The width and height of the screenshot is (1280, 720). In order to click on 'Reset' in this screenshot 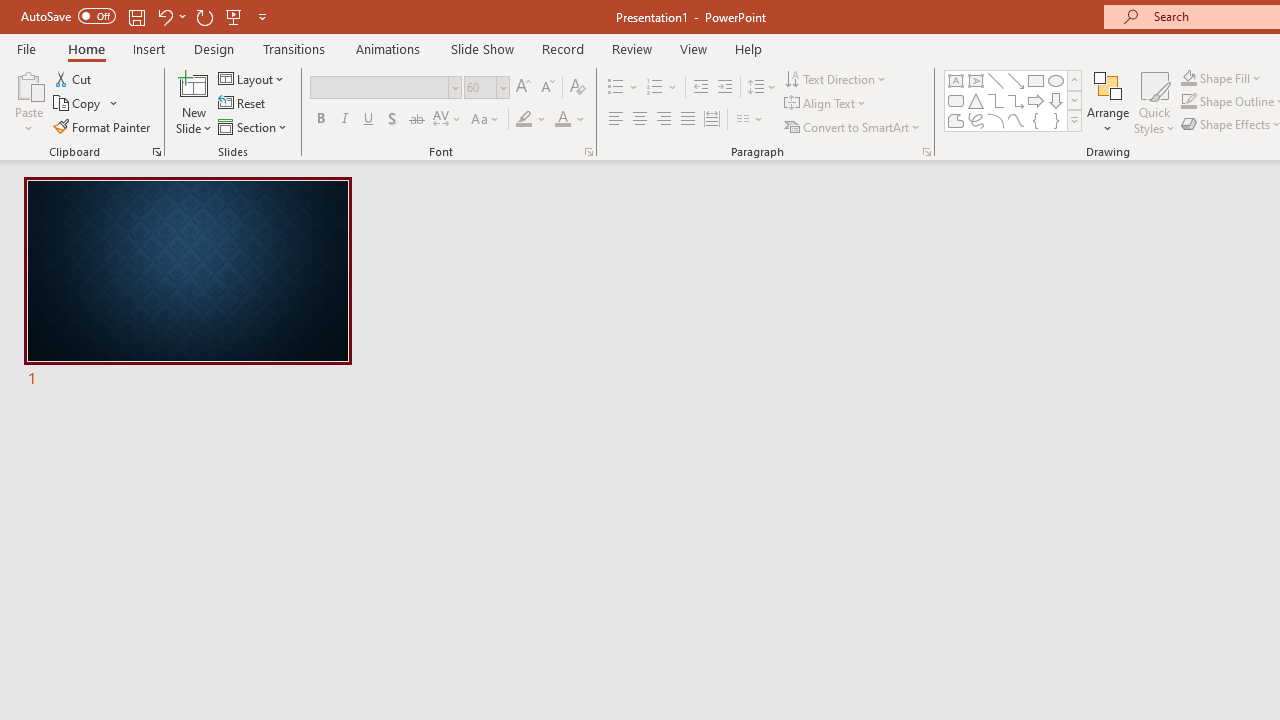, I will do `click(242, 103)`.